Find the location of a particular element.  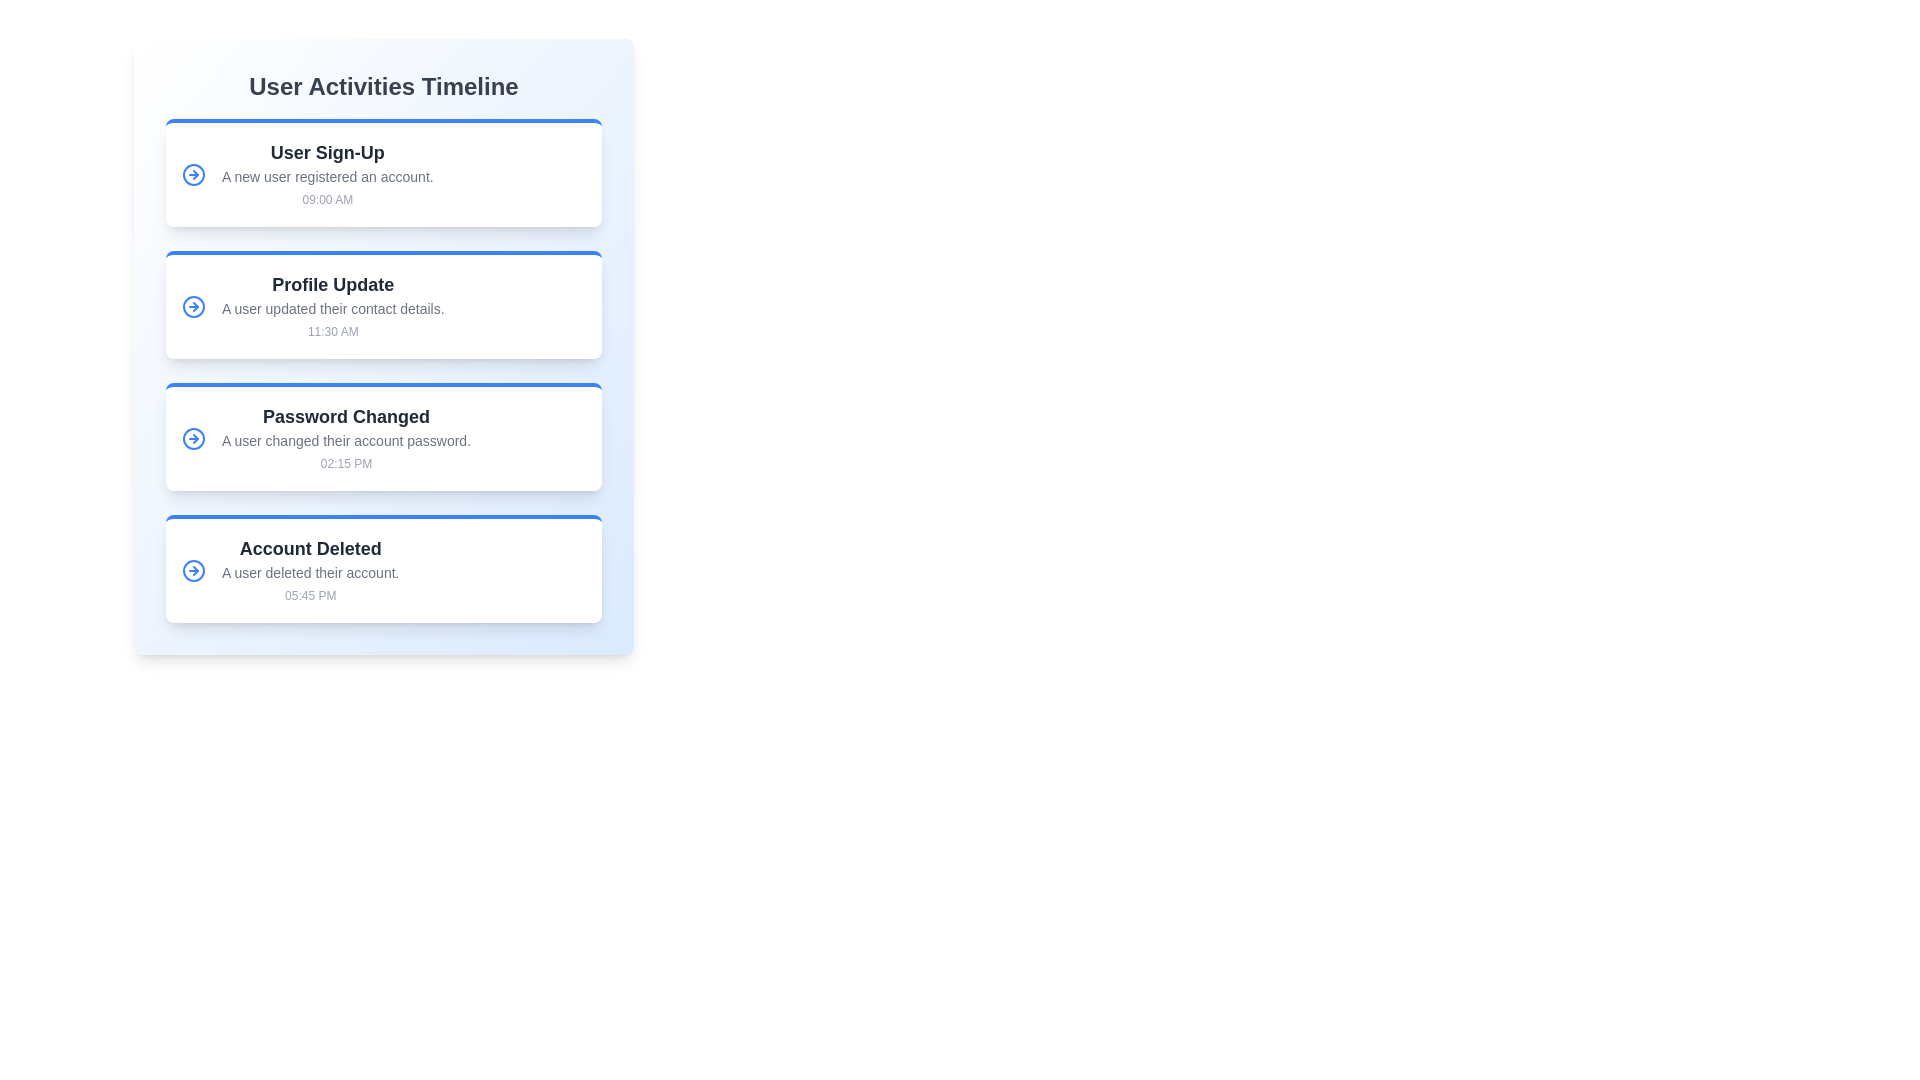

the text label that states 'A new user registered an account.' which is located below the 'User Sign-Up' header is located at coordinates (327, 176).